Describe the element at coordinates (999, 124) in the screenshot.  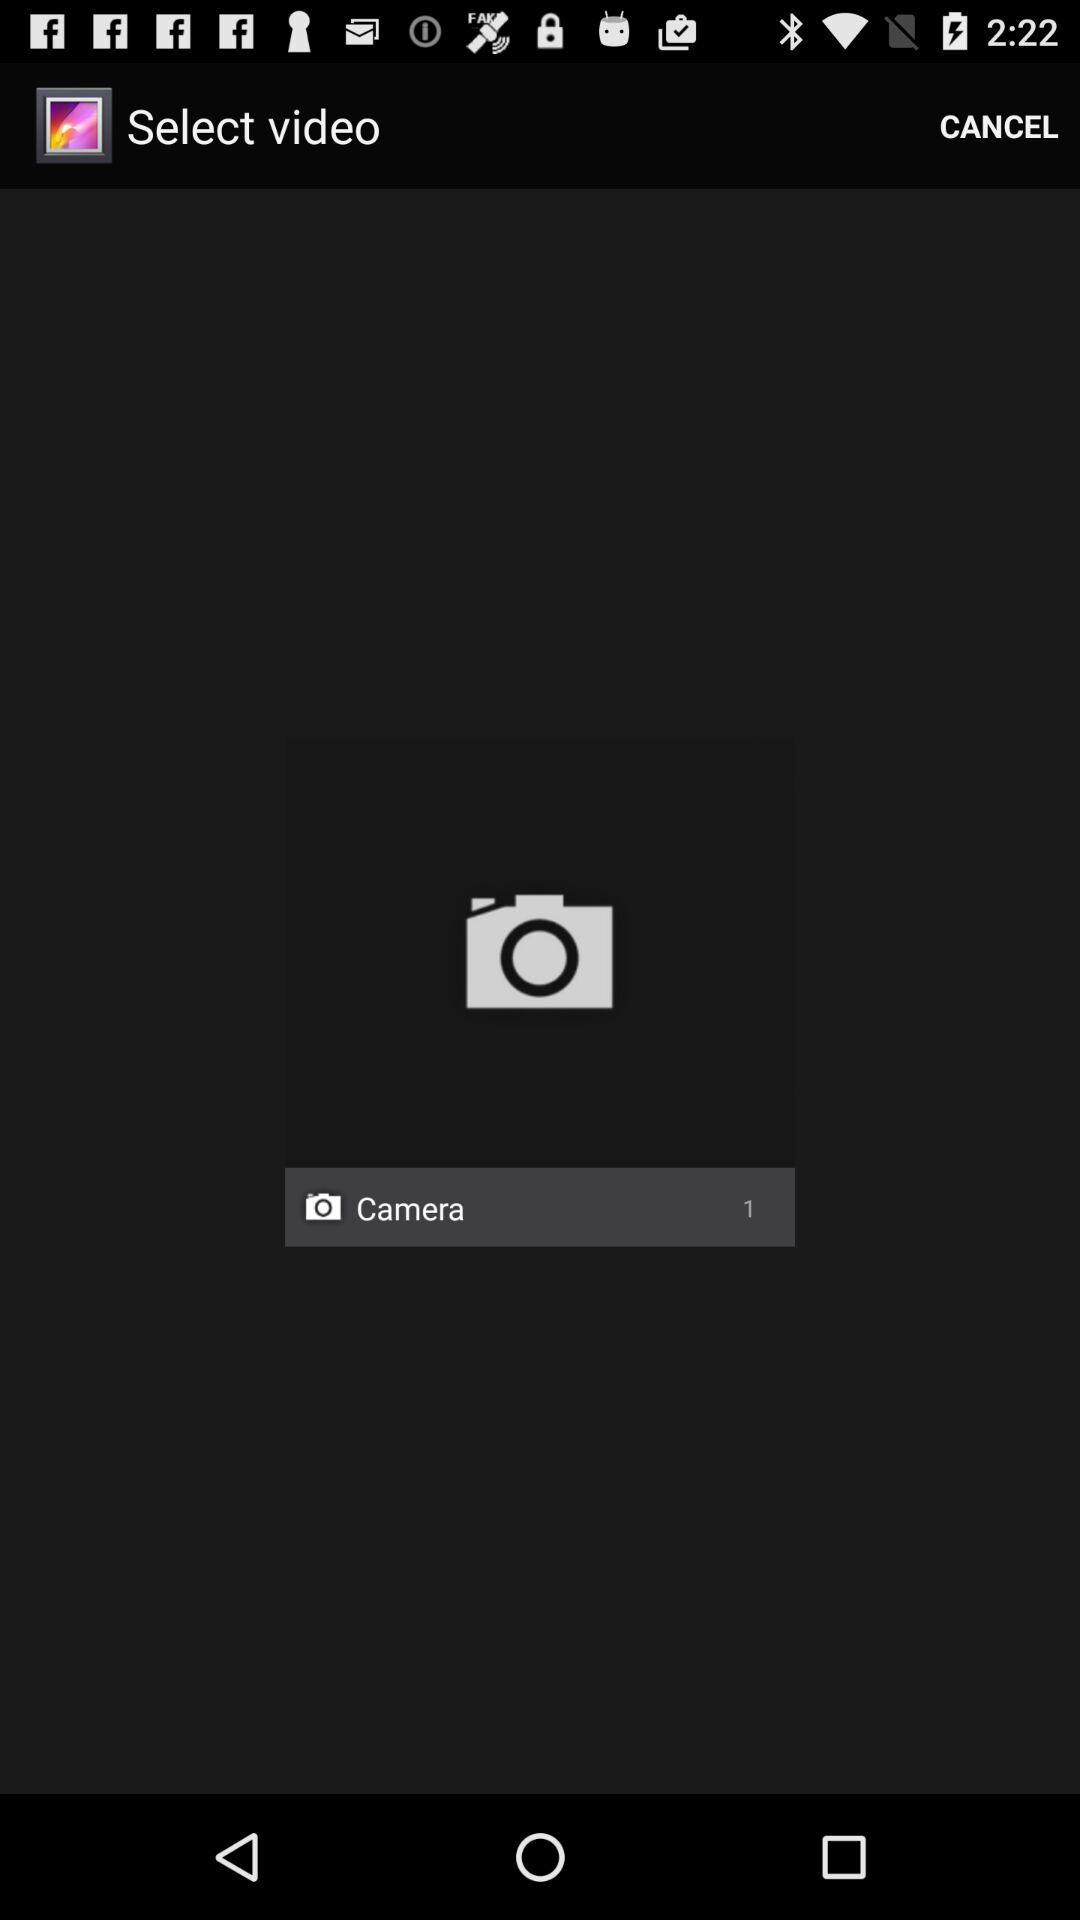
I see `the cancel icon` at that location.